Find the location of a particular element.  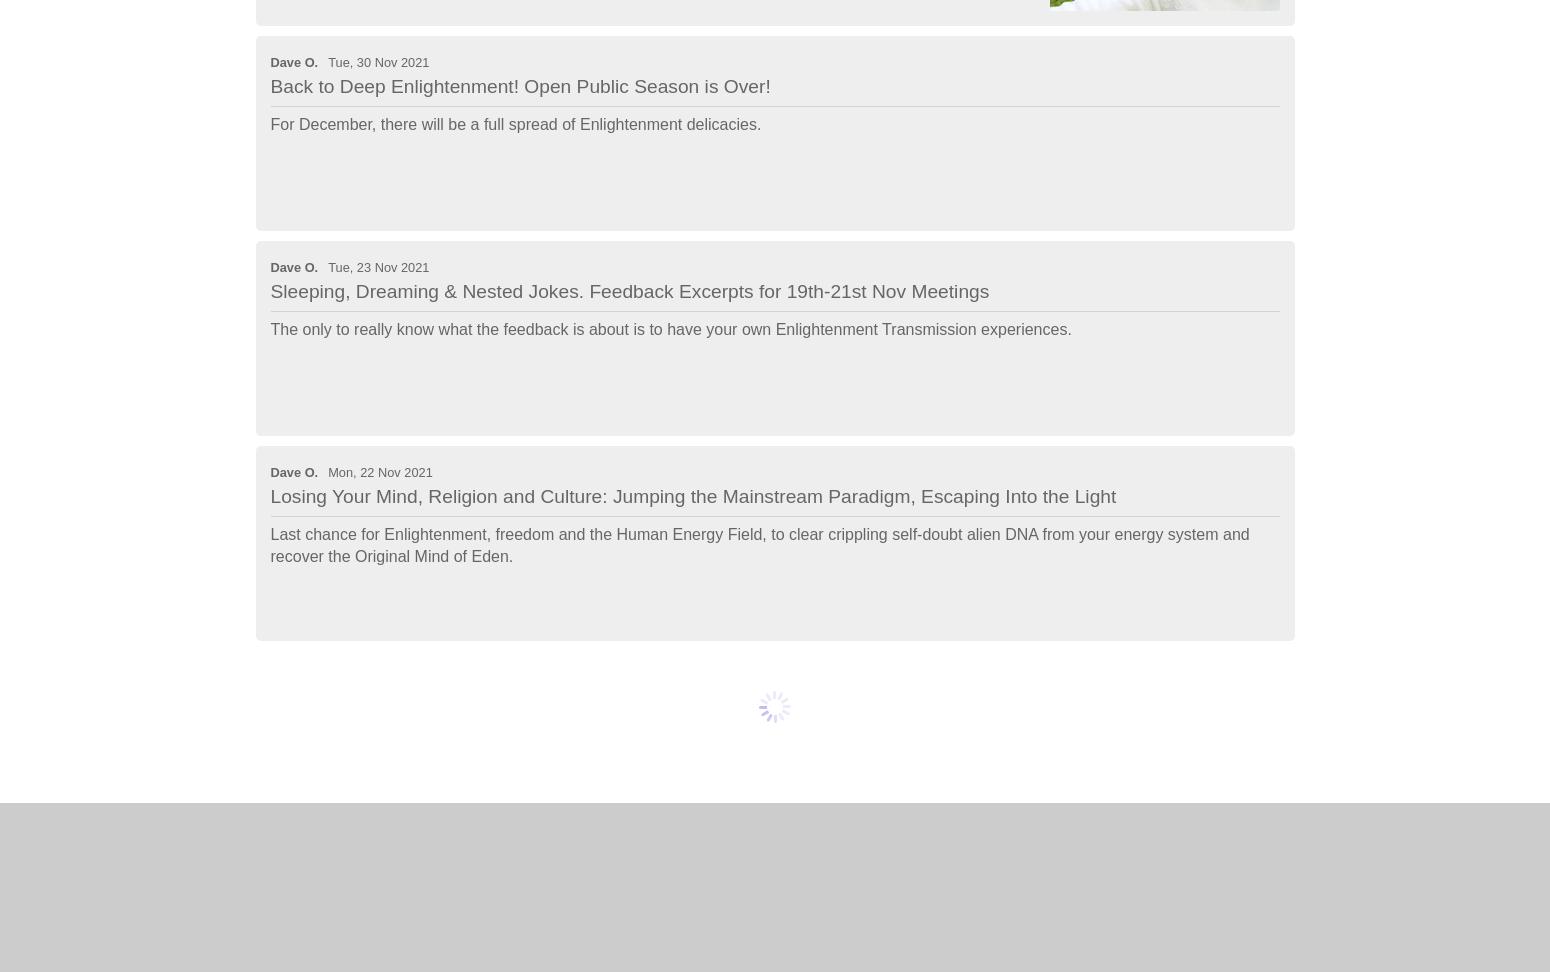

'Back to Deep Enlightenment! Open Public Season is Over!' is located at coordinates (519, 84).